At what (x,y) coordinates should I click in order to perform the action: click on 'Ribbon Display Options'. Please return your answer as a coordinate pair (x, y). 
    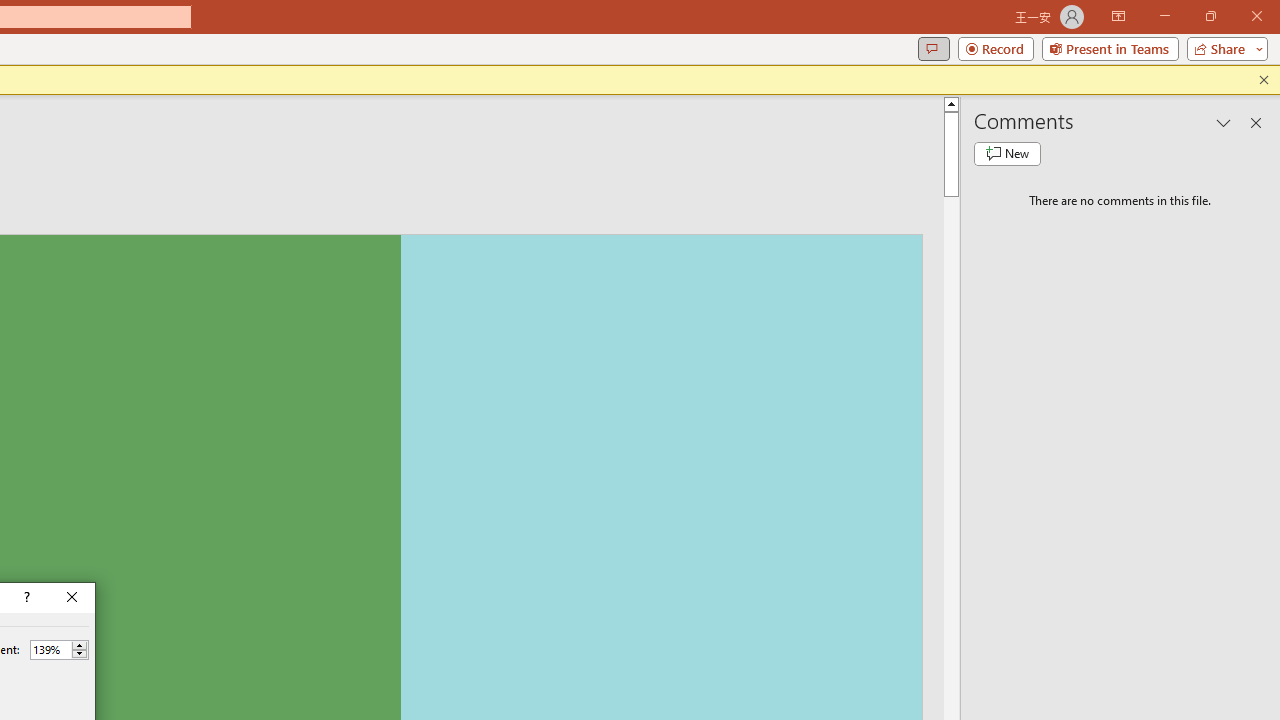
    Looking at the image, I should click on (1117, 16).